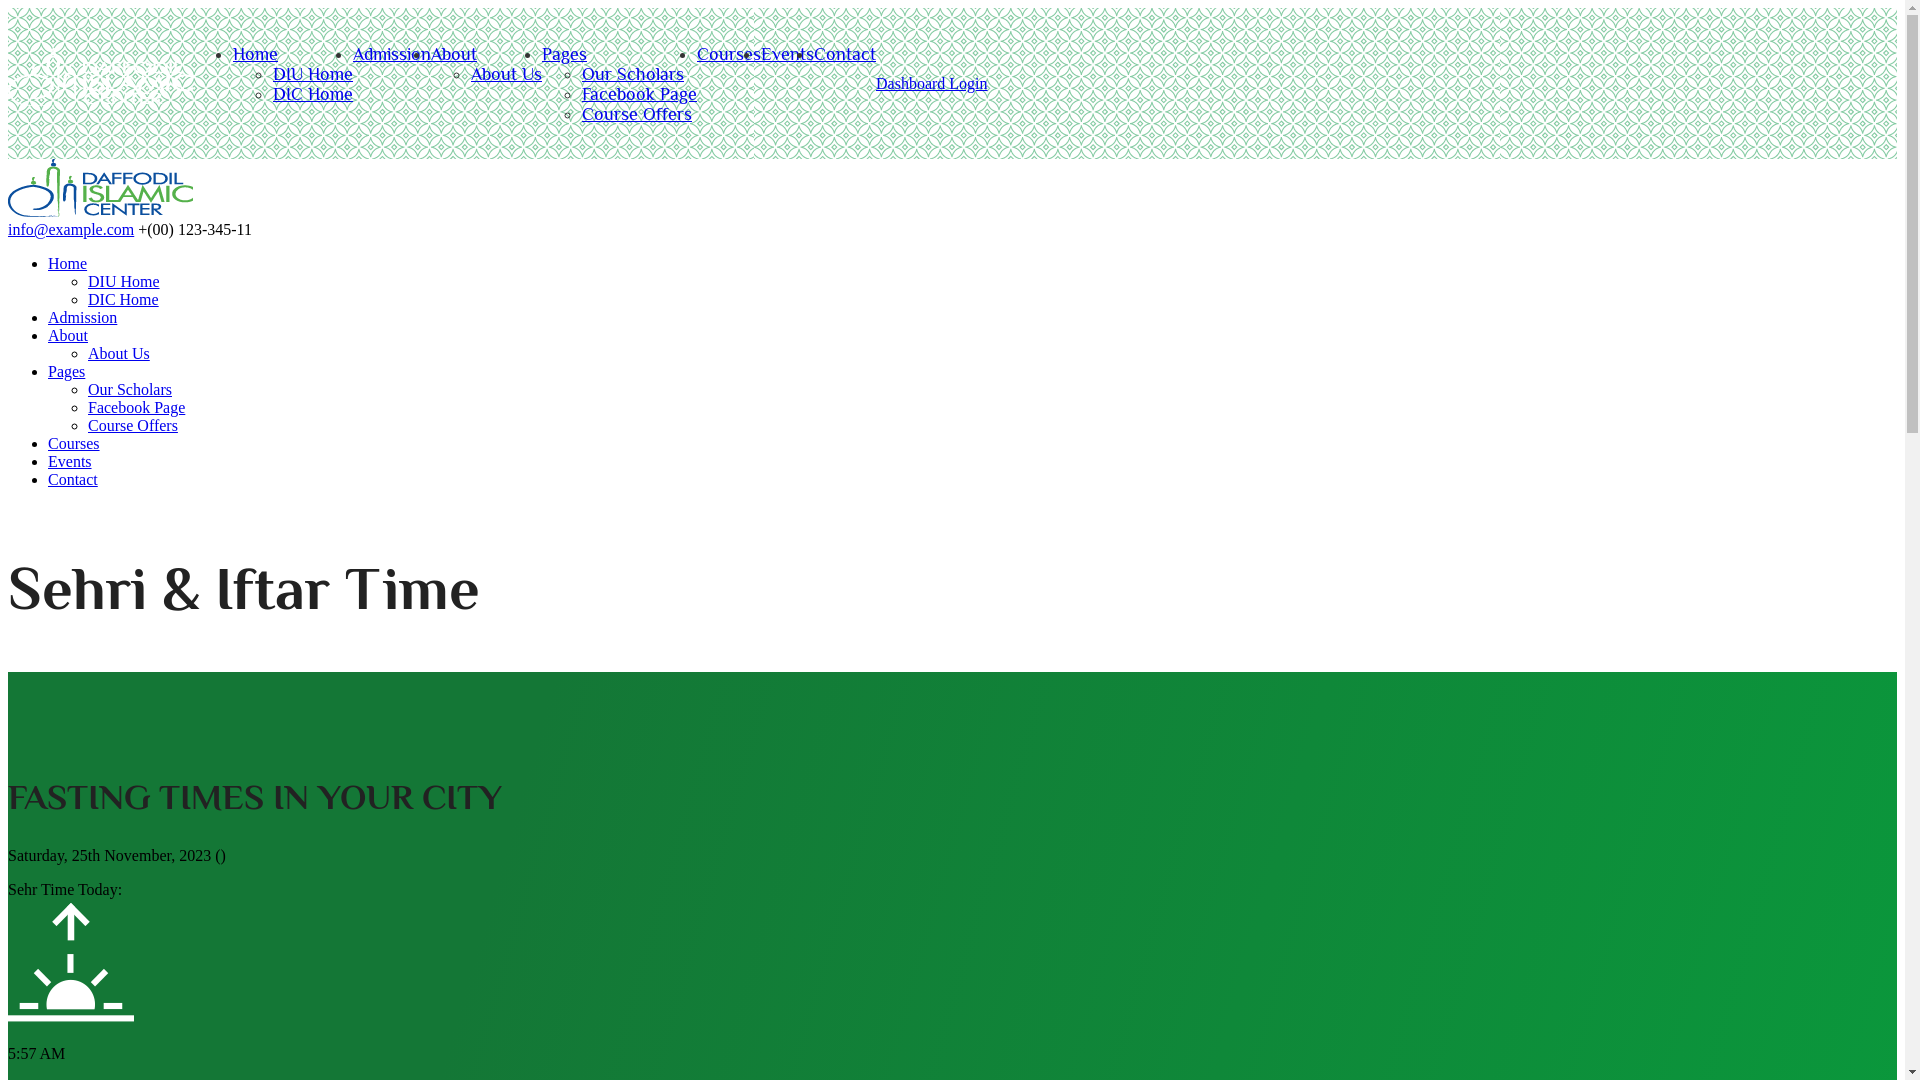 Image resolution: width=1920 pixels, height=1080 pixels. Describe the element at coordinates (48, 262) in the screenshot. I see `'Home'` at that location.